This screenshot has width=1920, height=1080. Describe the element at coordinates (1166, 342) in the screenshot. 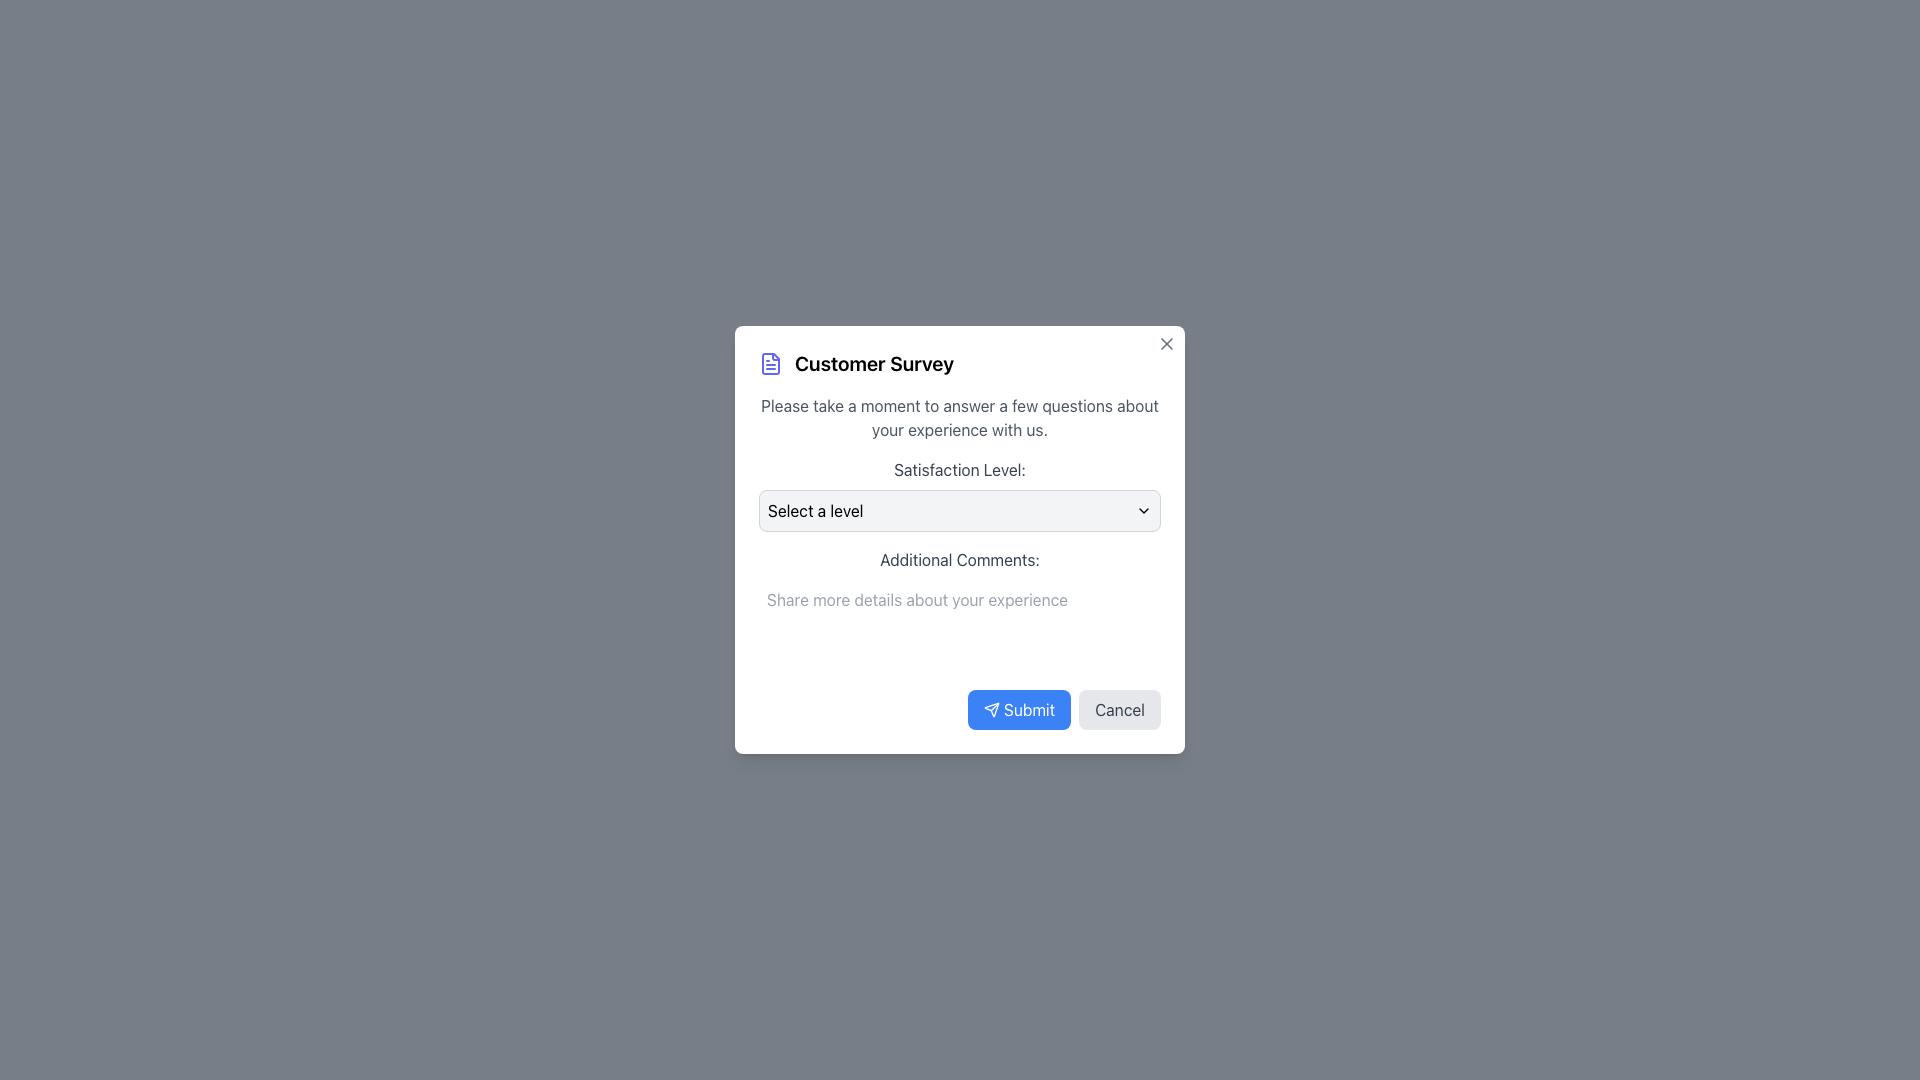

I see `the 'X' shaped gray button located at the top-right corner of the 'Customer Survey' dialog box` at that location.